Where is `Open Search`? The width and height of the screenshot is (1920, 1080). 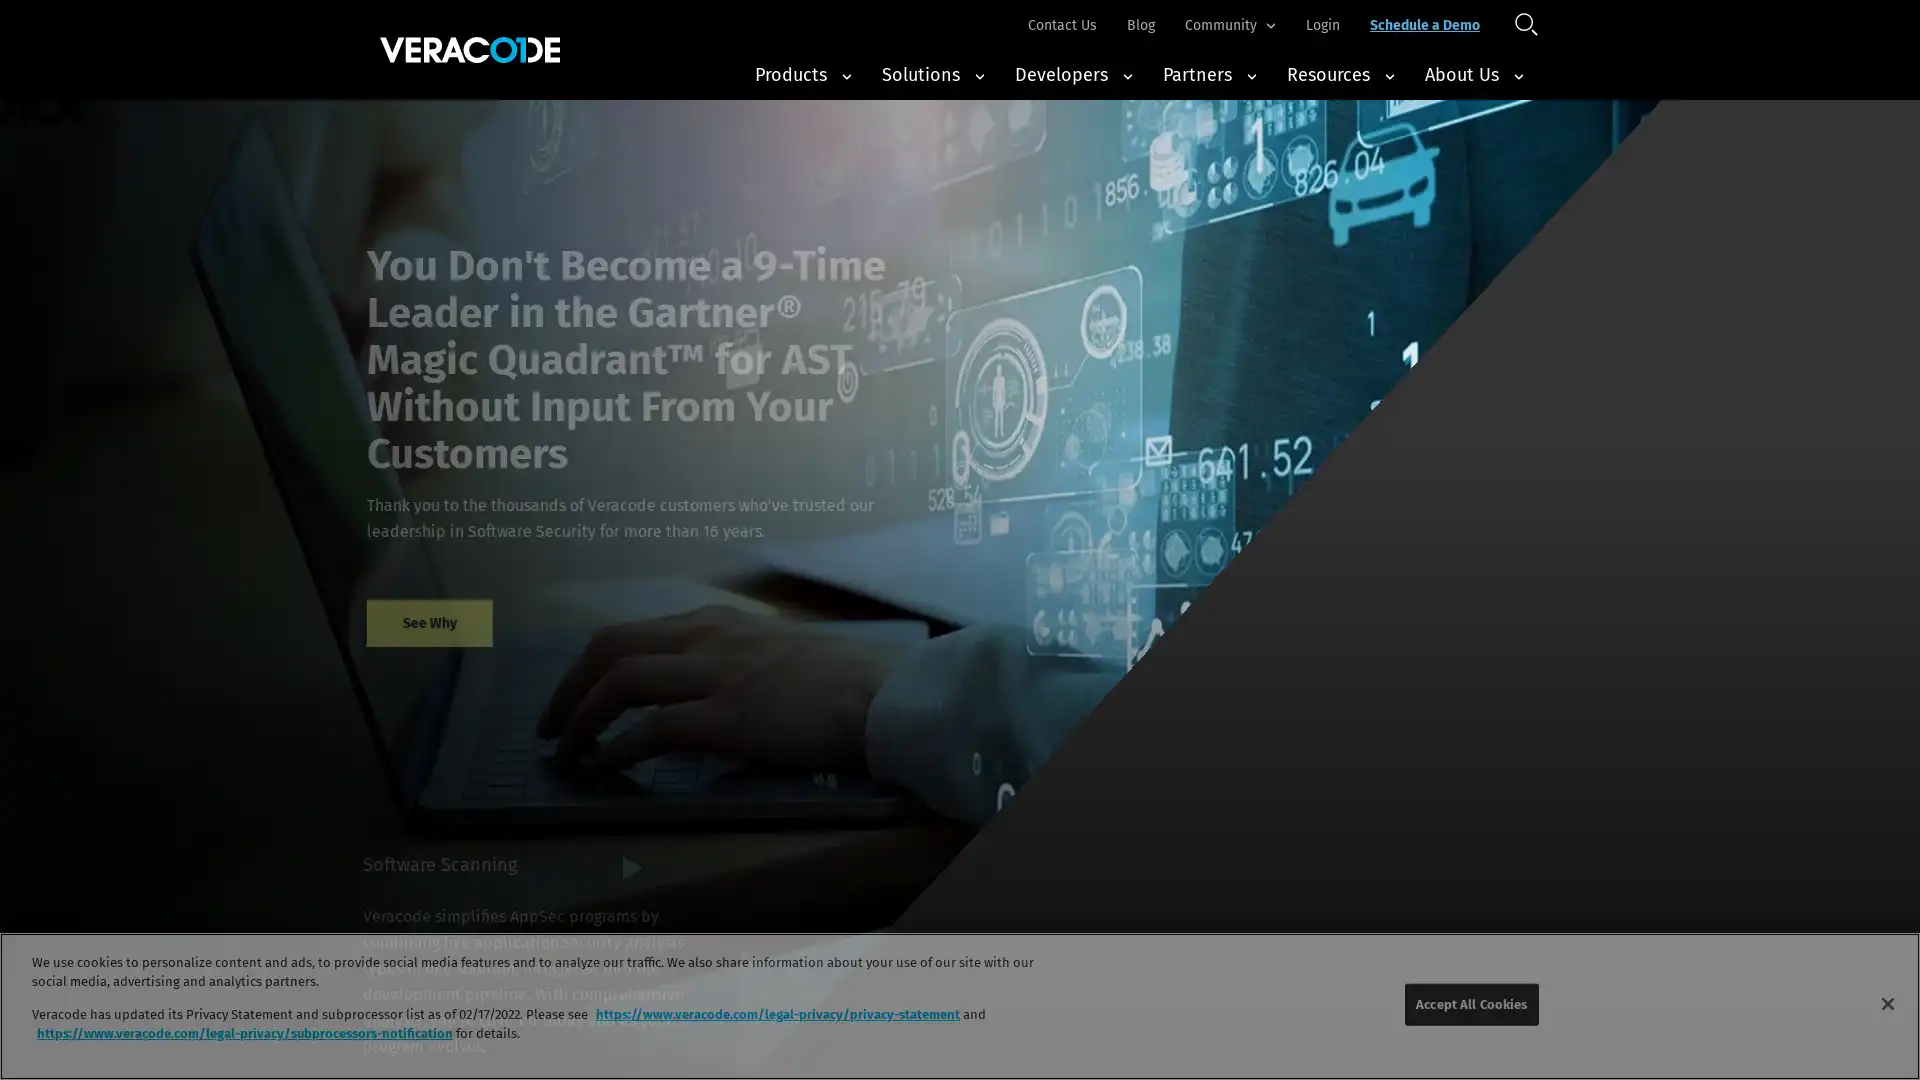 Open Search is located at coordinates (1524, 23).